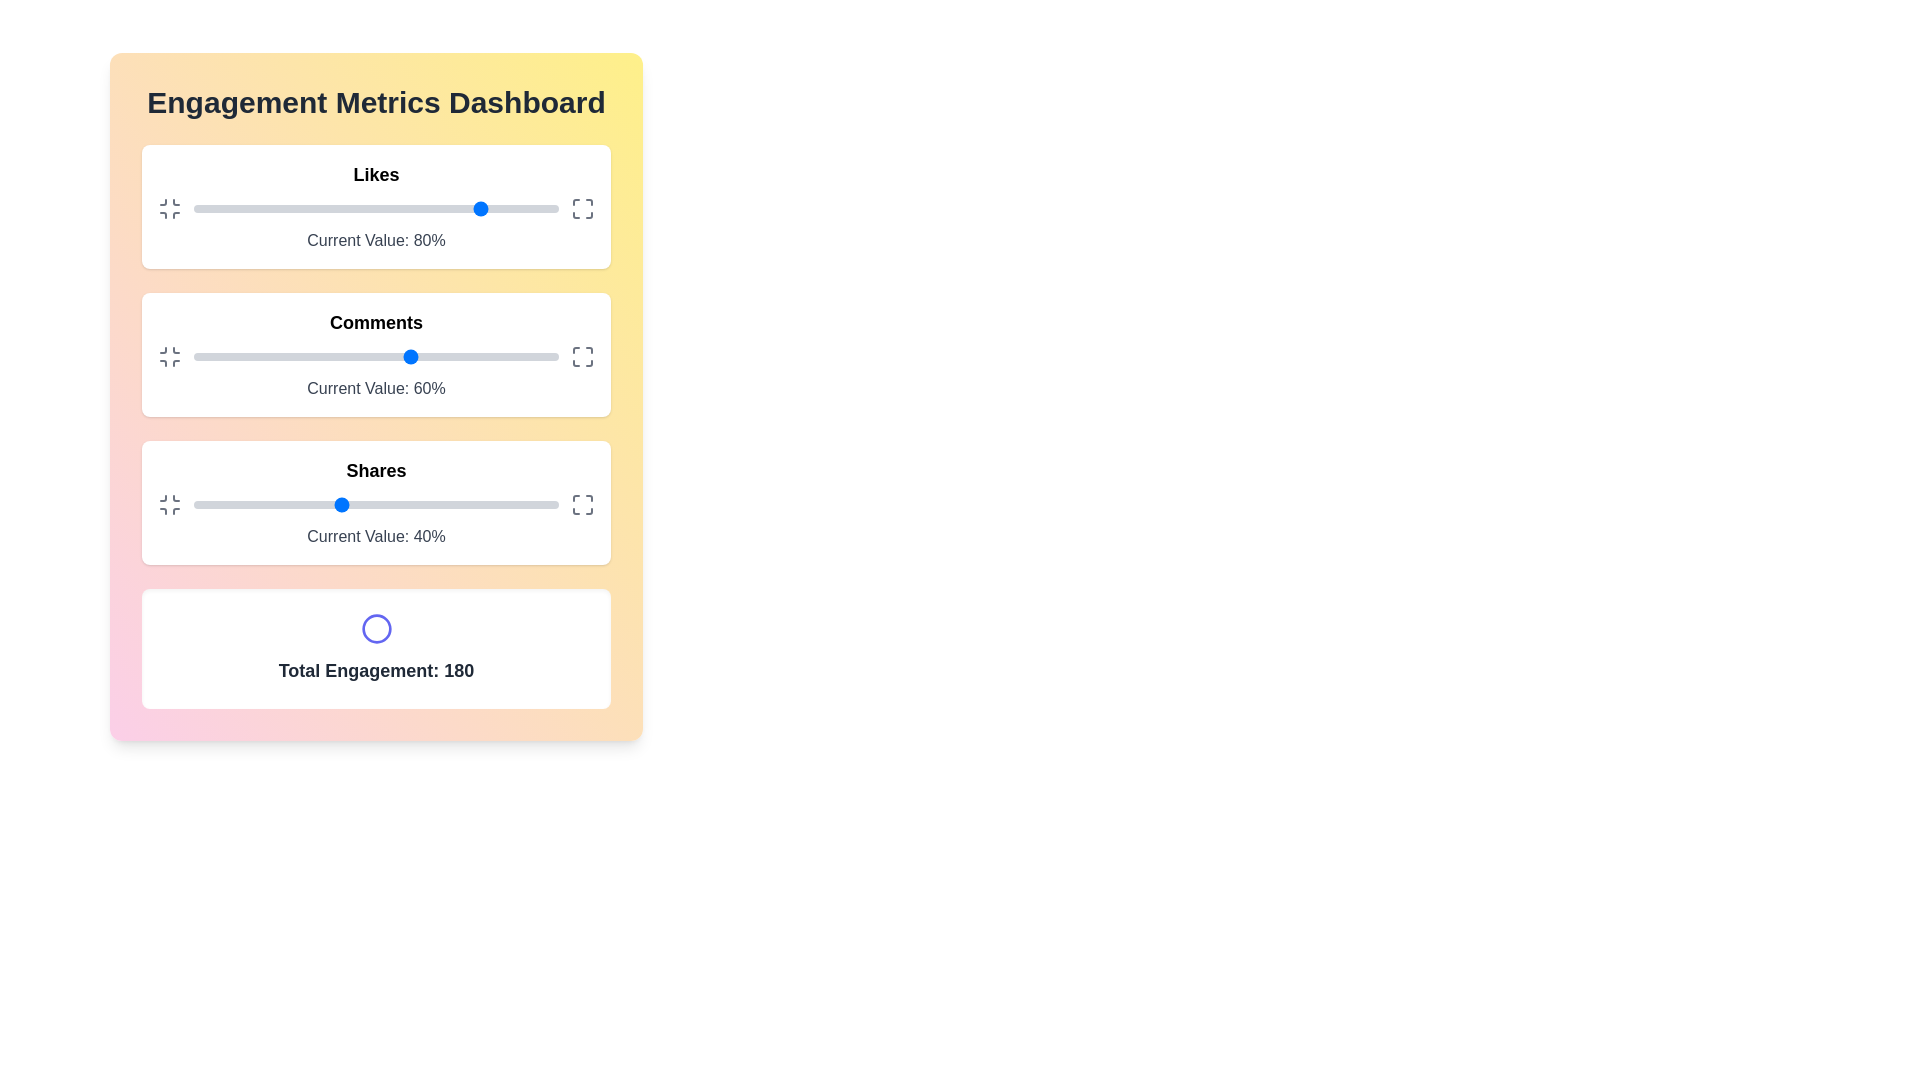  I want to click on comments, so click(361, 356).